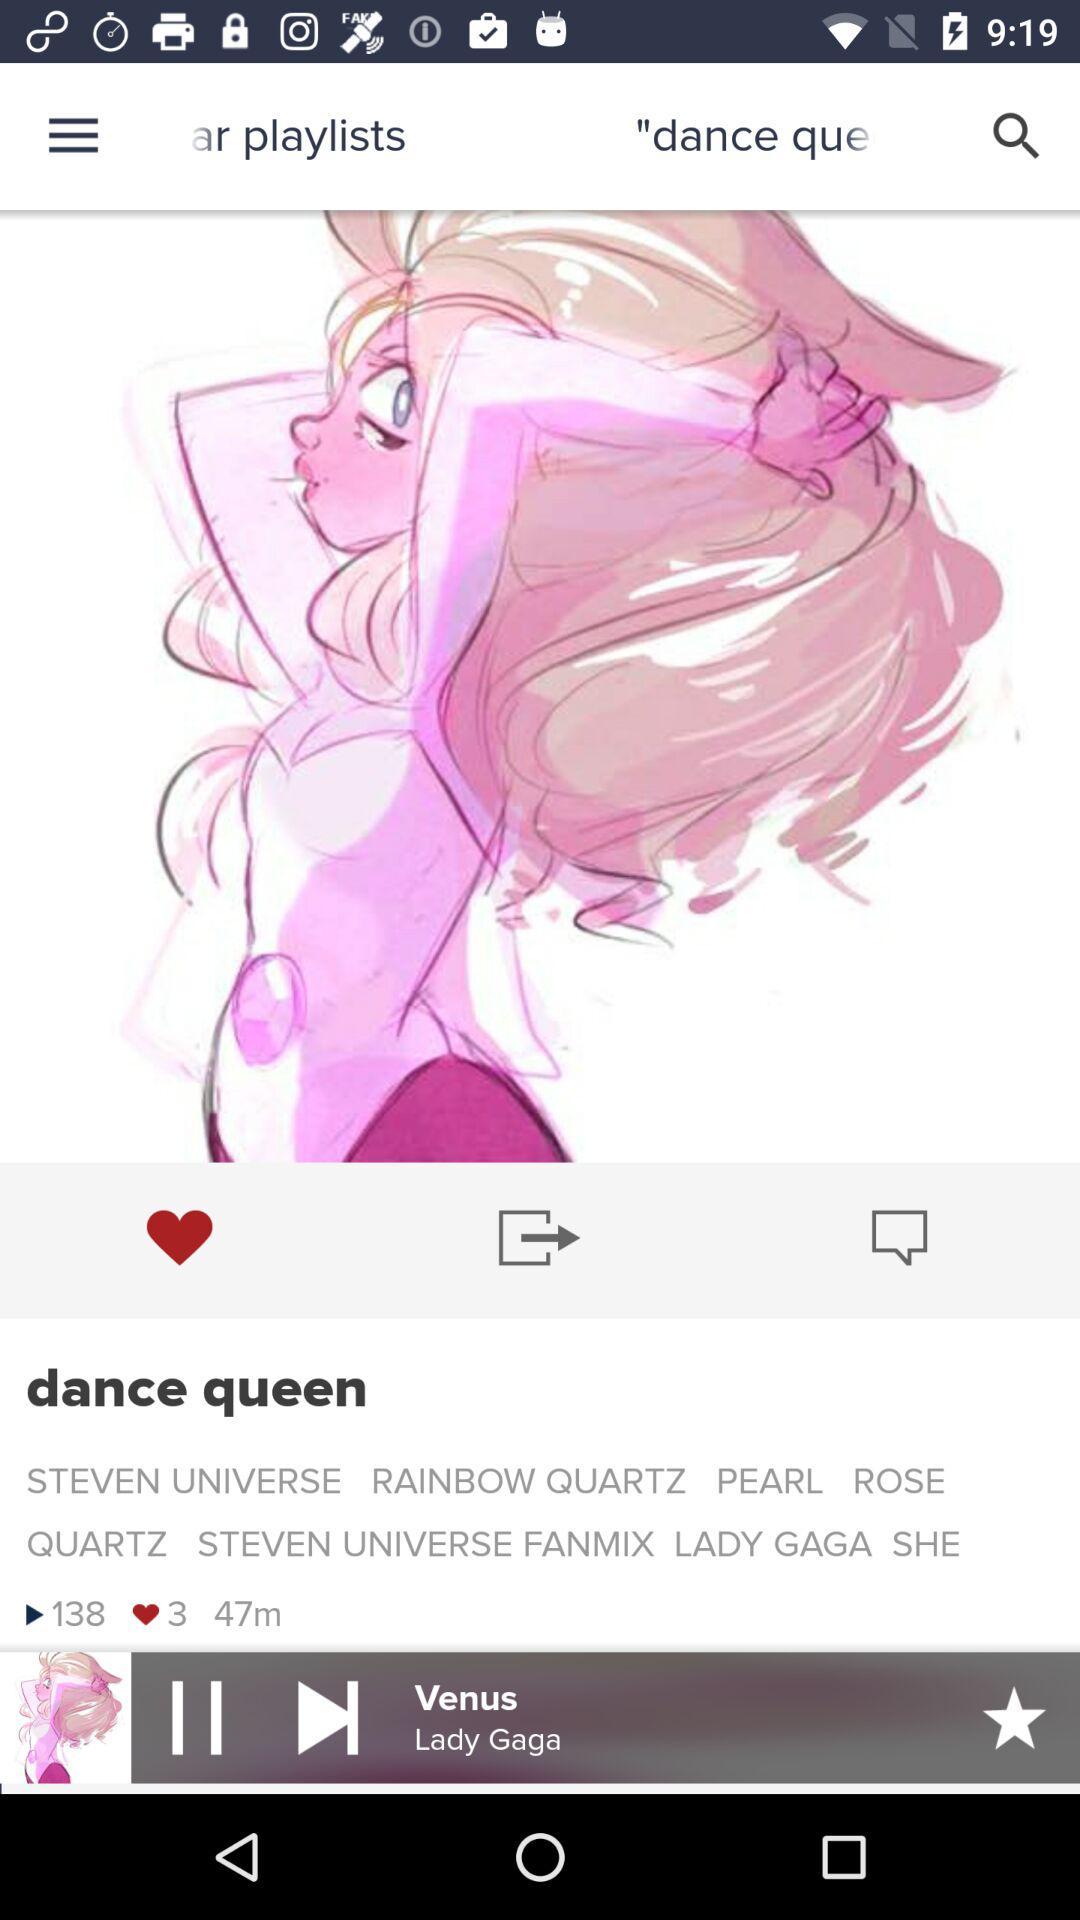 This screenshot has width=1080, height=1920. Describe the element at coordinates (327, 1716) in the screenshot. I see `the skip_next icon` at that location.